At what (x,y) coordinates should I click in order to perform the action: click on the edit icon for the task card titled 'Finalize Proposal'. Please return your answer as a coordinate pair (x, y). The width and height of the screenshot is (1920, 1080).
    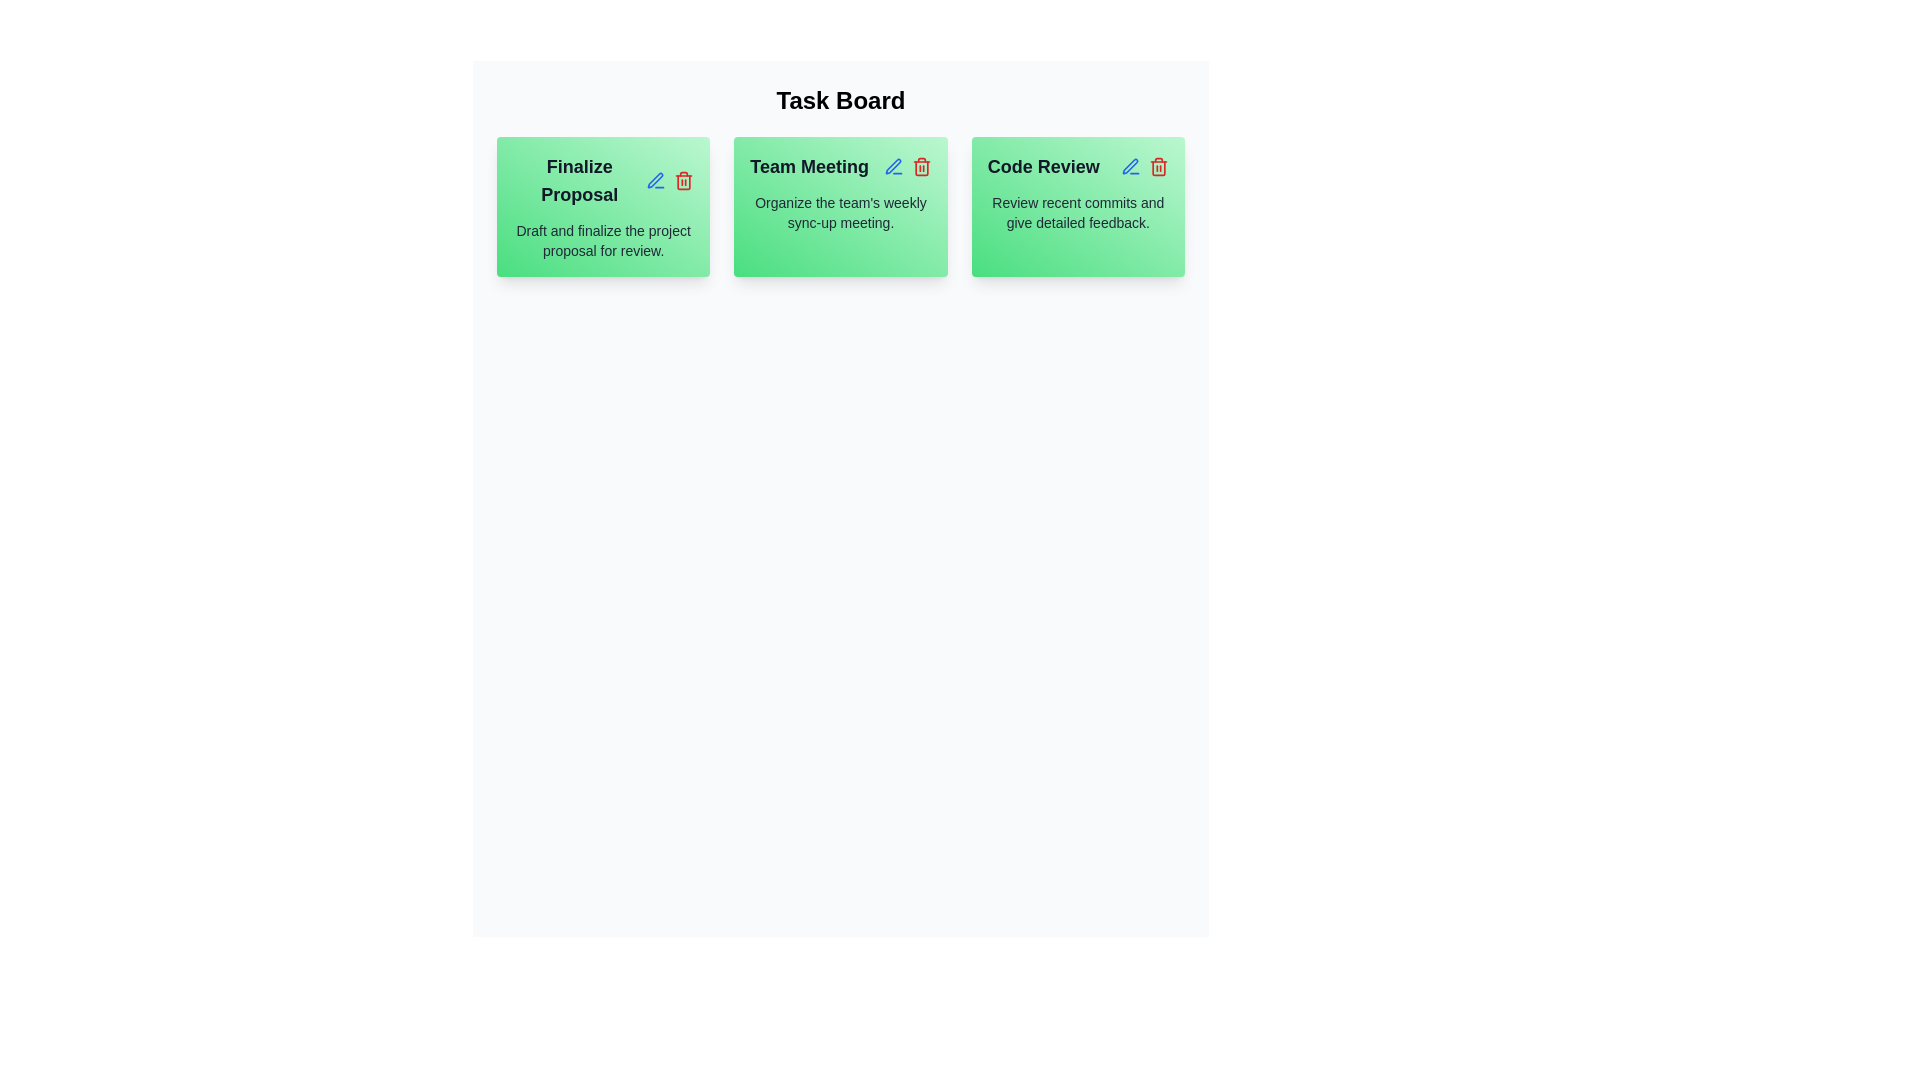
    Looking at the image, I should click on (656, 181).